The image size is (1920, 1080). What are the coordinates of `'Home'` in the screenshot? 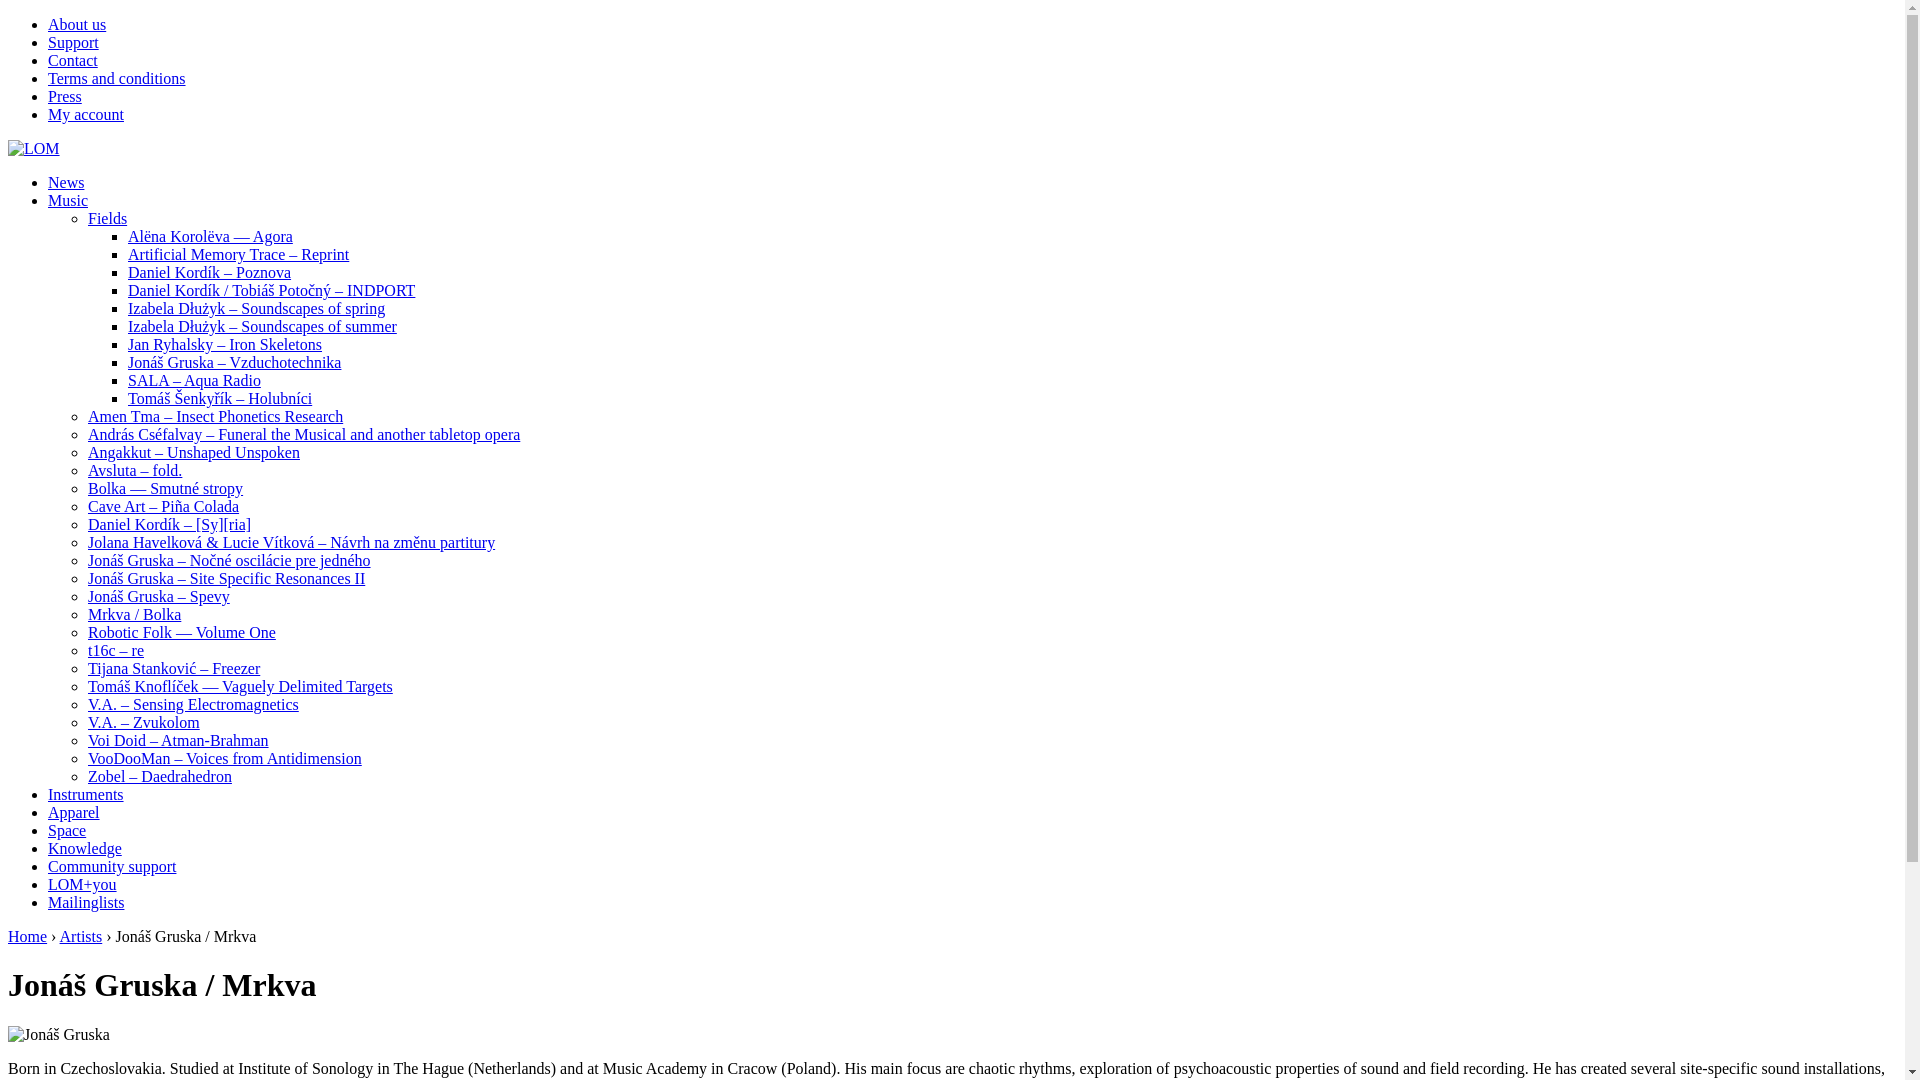 It's located at (27, 936).